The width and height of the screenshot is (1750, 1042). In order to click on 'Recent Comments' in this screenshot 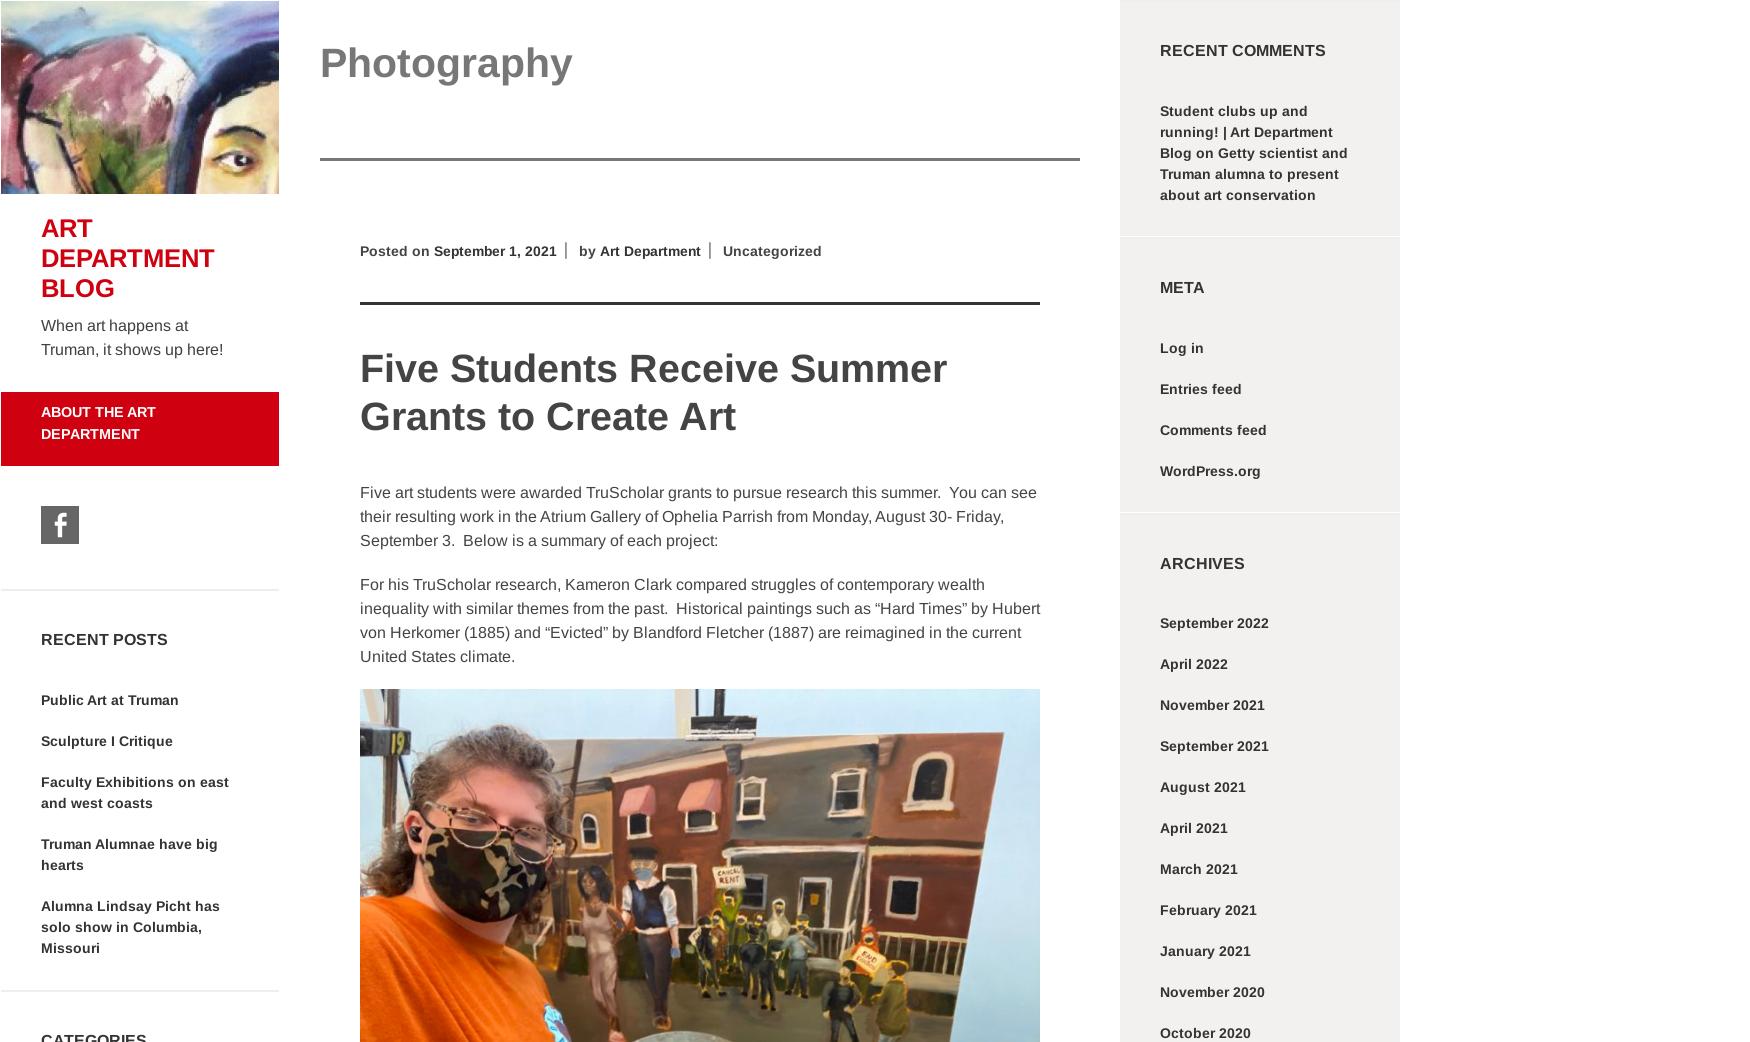, I will do `click(1243, 49)`.